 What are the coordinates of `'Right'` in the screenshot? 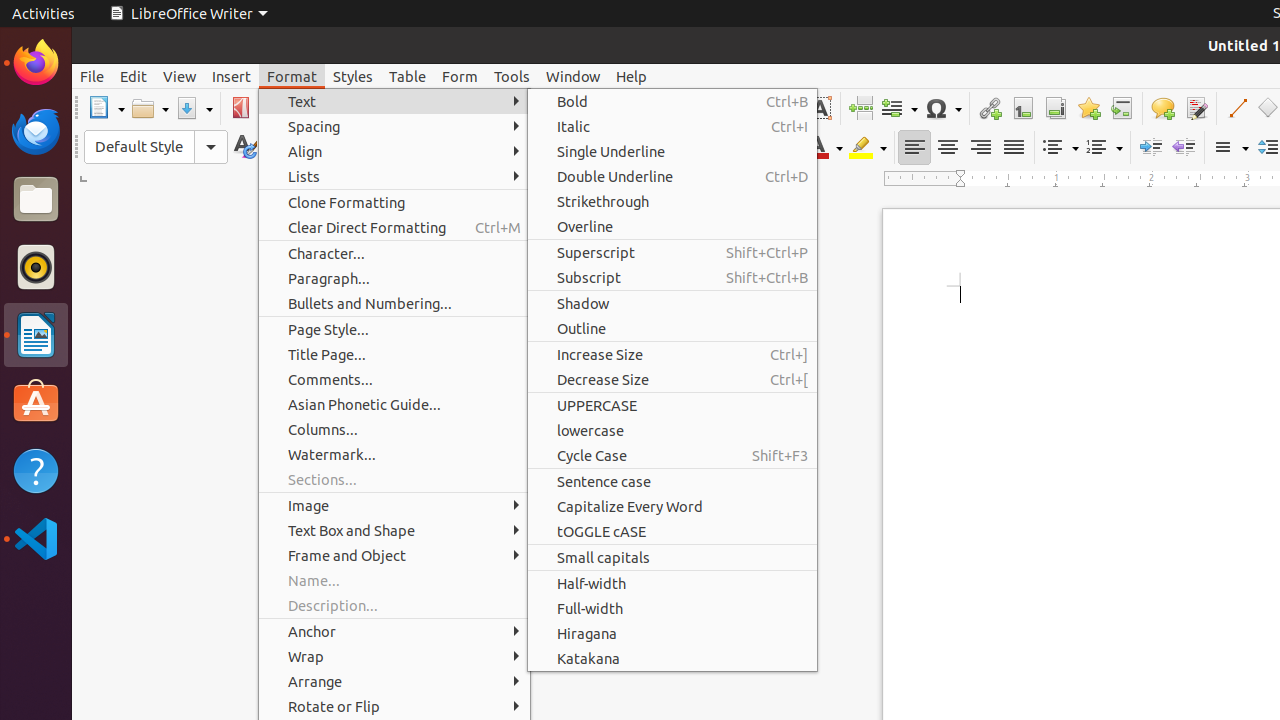 It's located at (980, 146).